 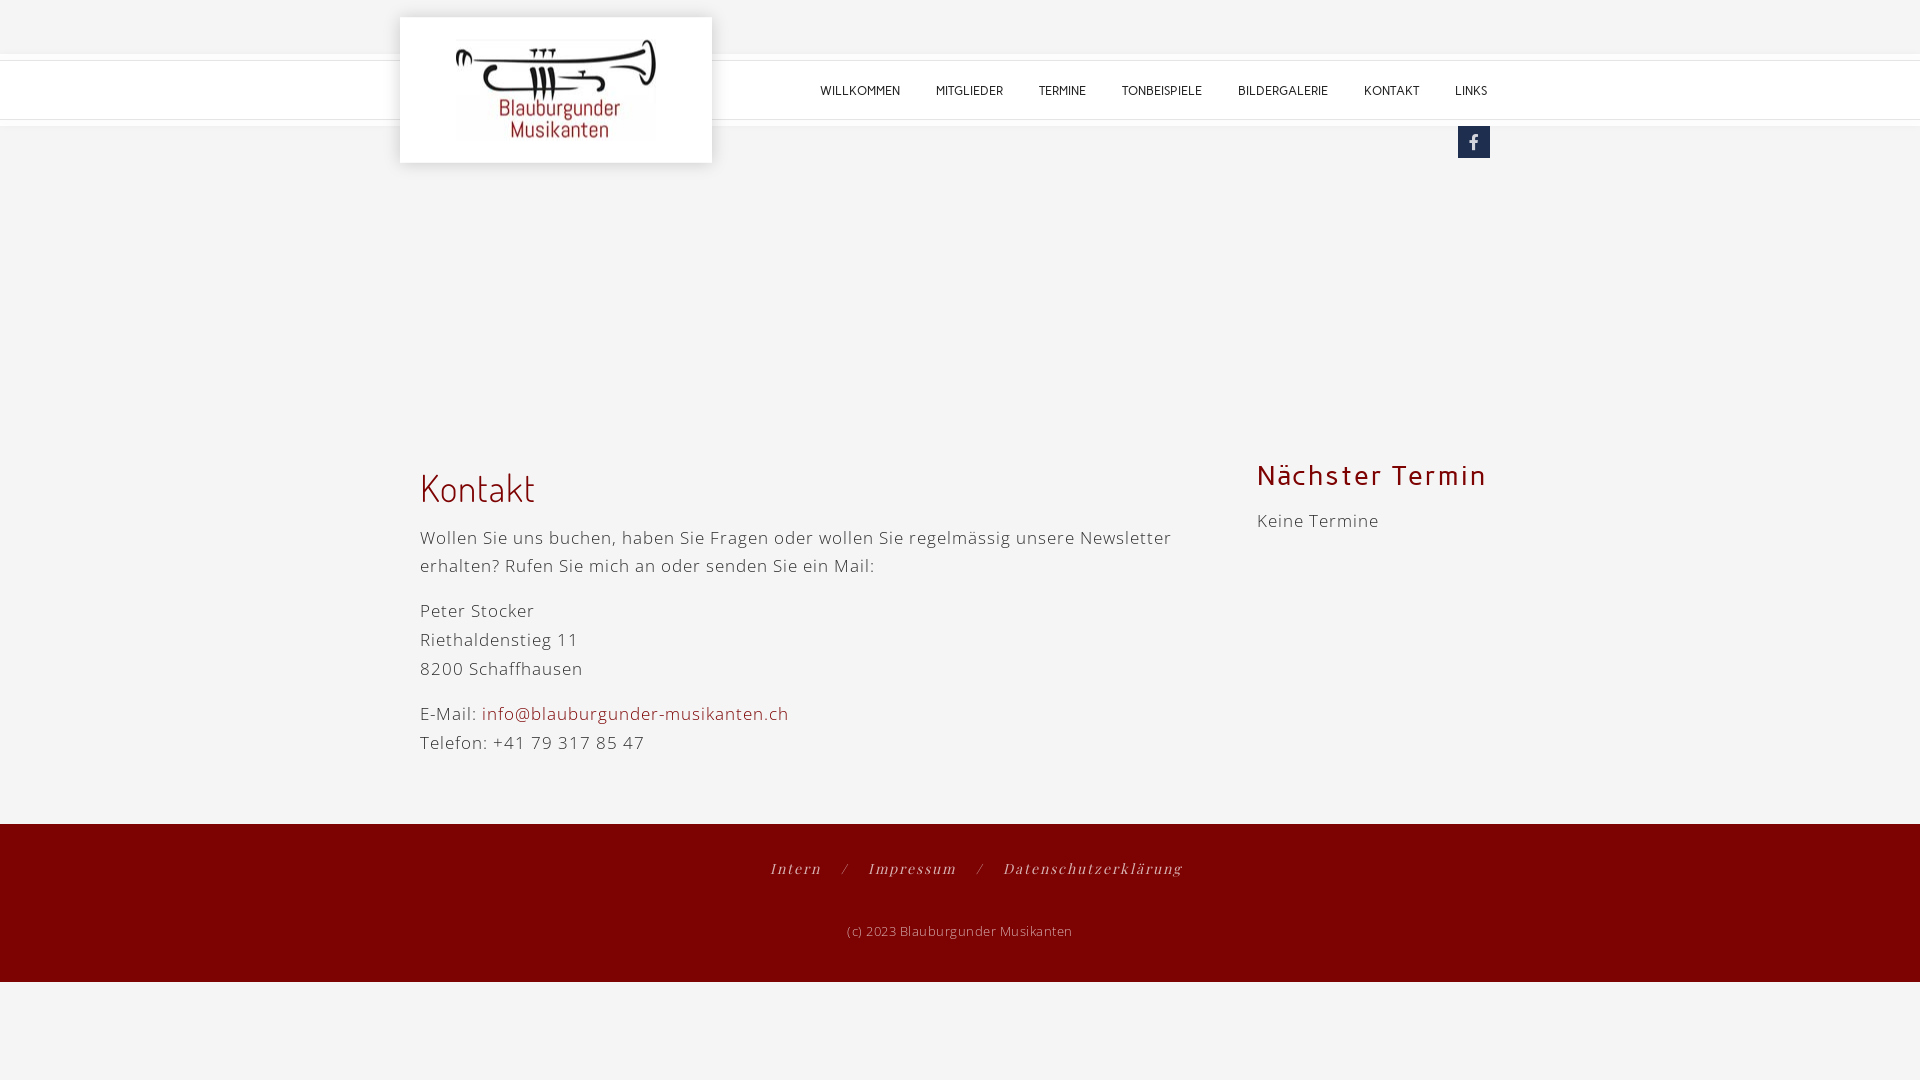 What do you see at coordinates (1473, 141) in the screenshot?
I see `'Facebook'` at bounding box center [1473, 141].